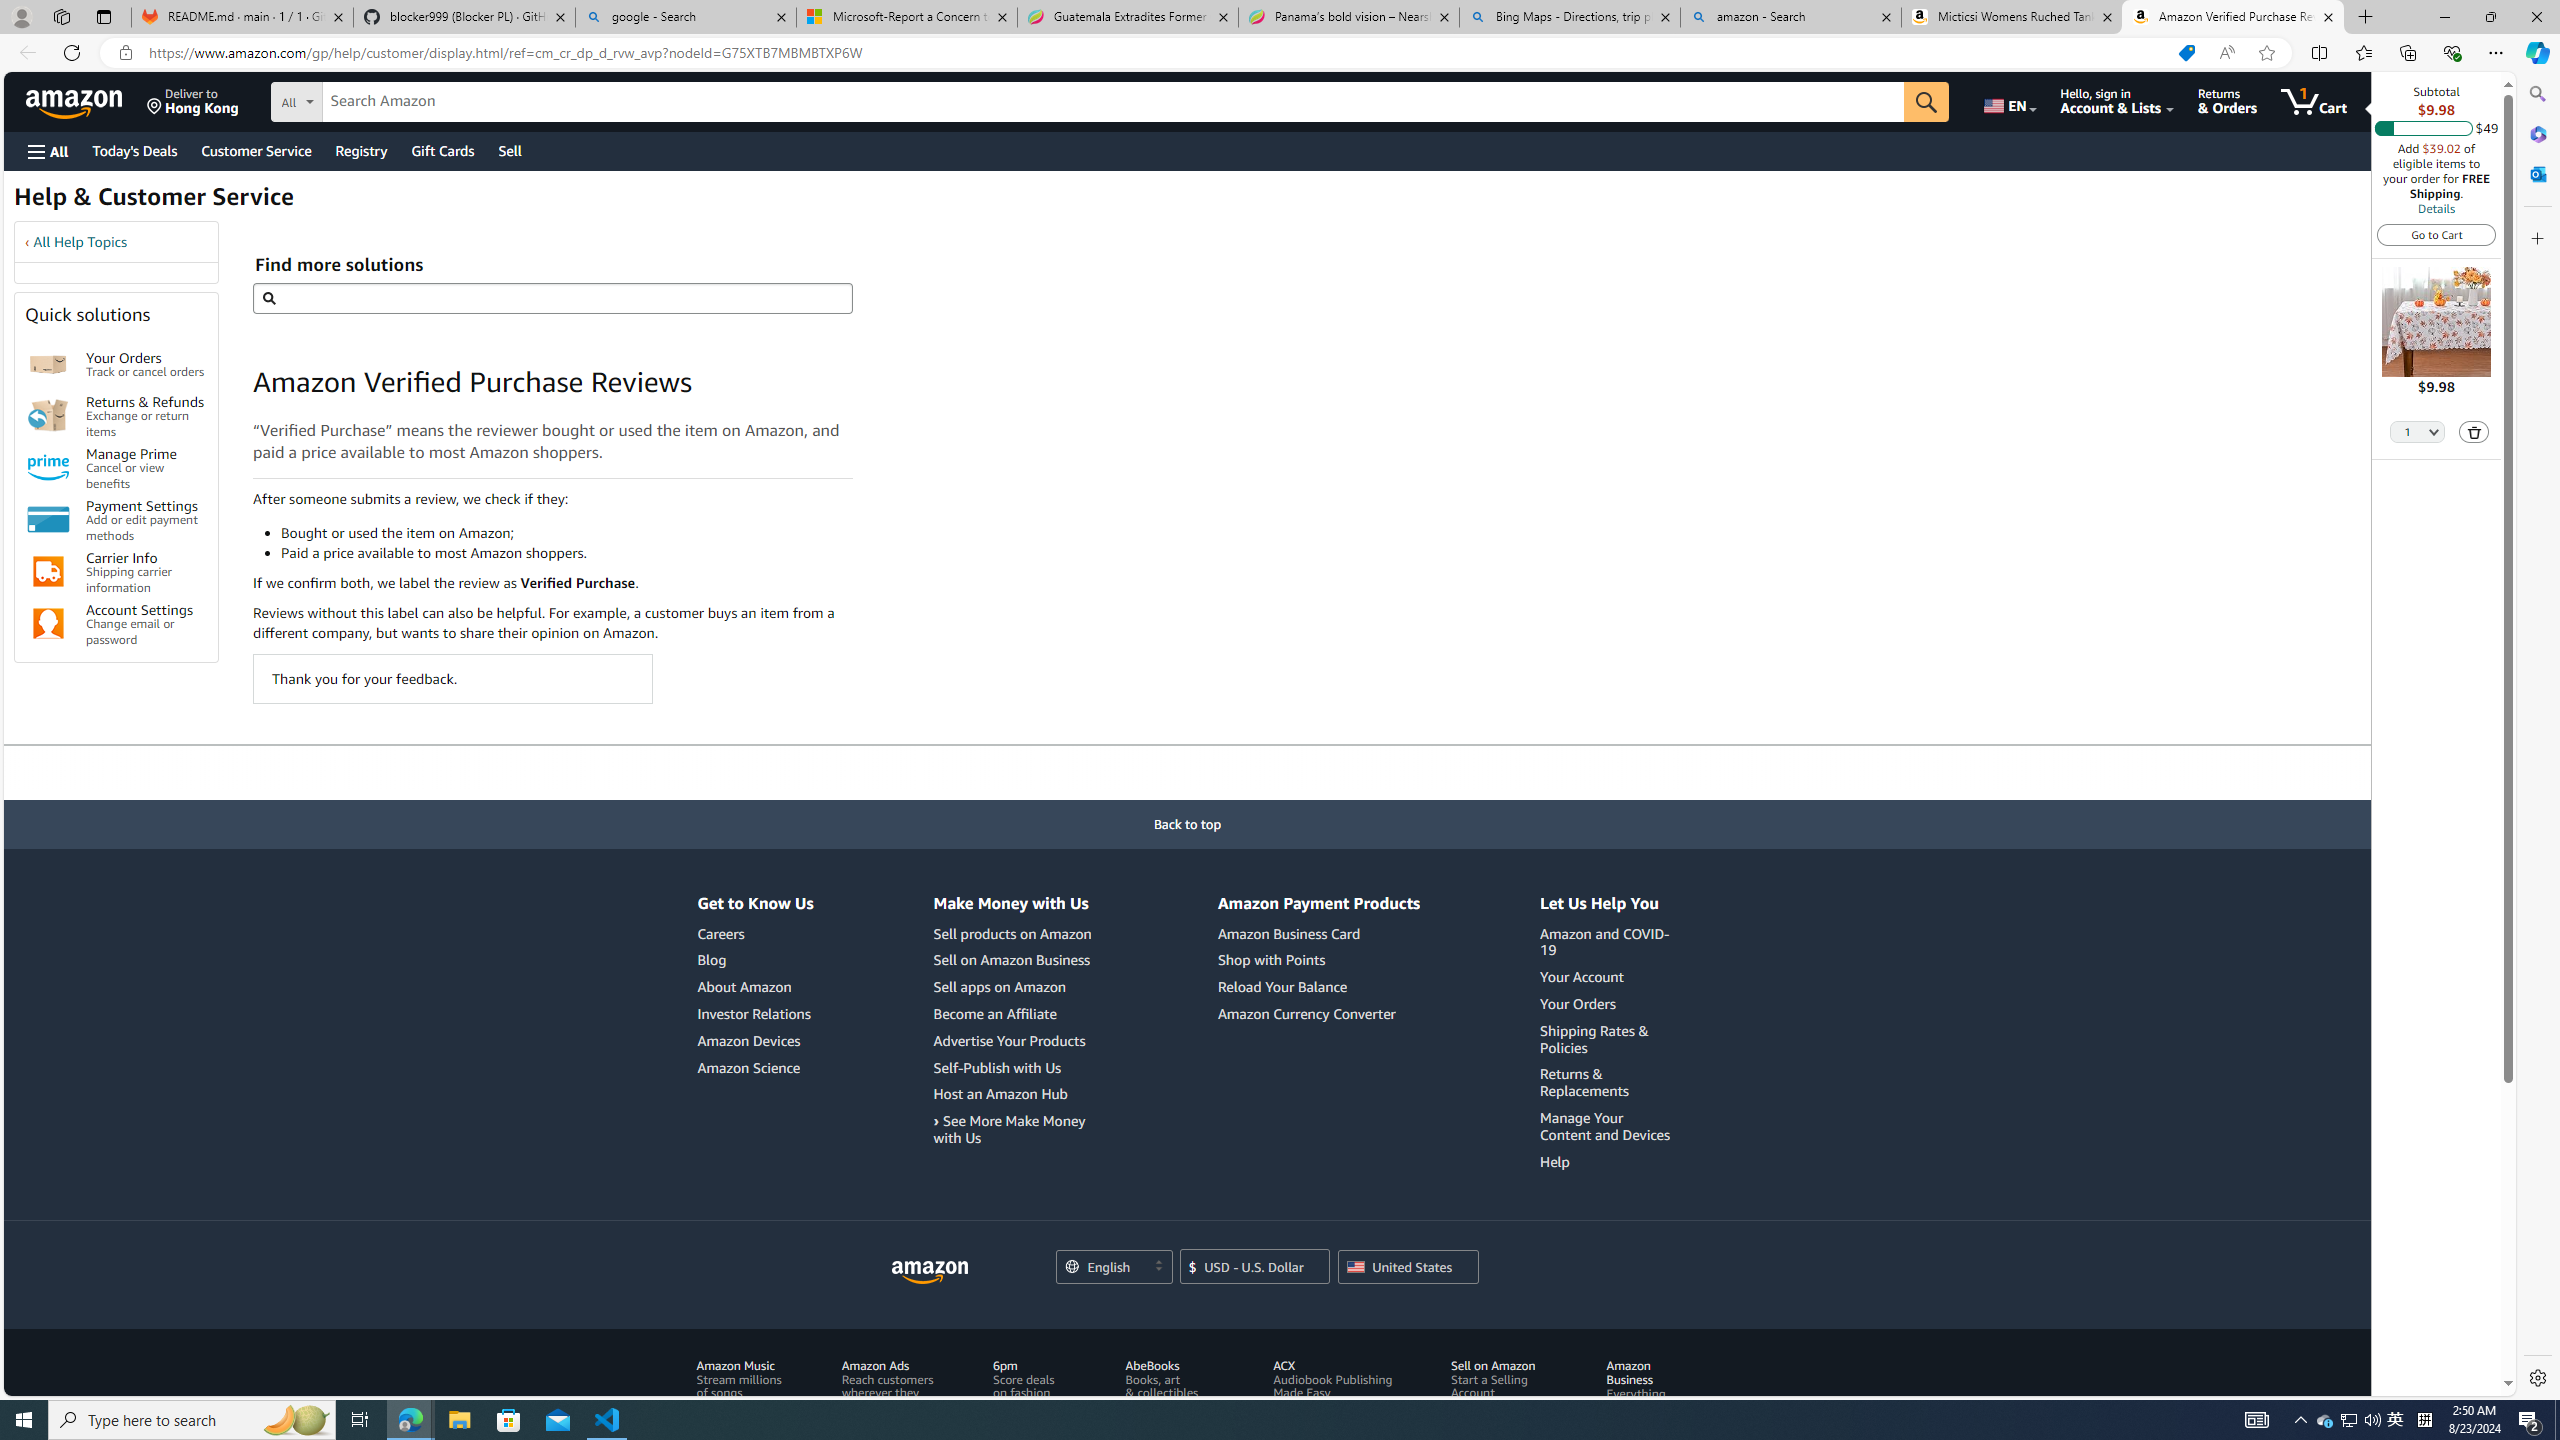  Describe the element at coordinates (888, 1386) in the screenshot. I see `'Amazon Ads Reach customers wherever they spend their time'` at that location.